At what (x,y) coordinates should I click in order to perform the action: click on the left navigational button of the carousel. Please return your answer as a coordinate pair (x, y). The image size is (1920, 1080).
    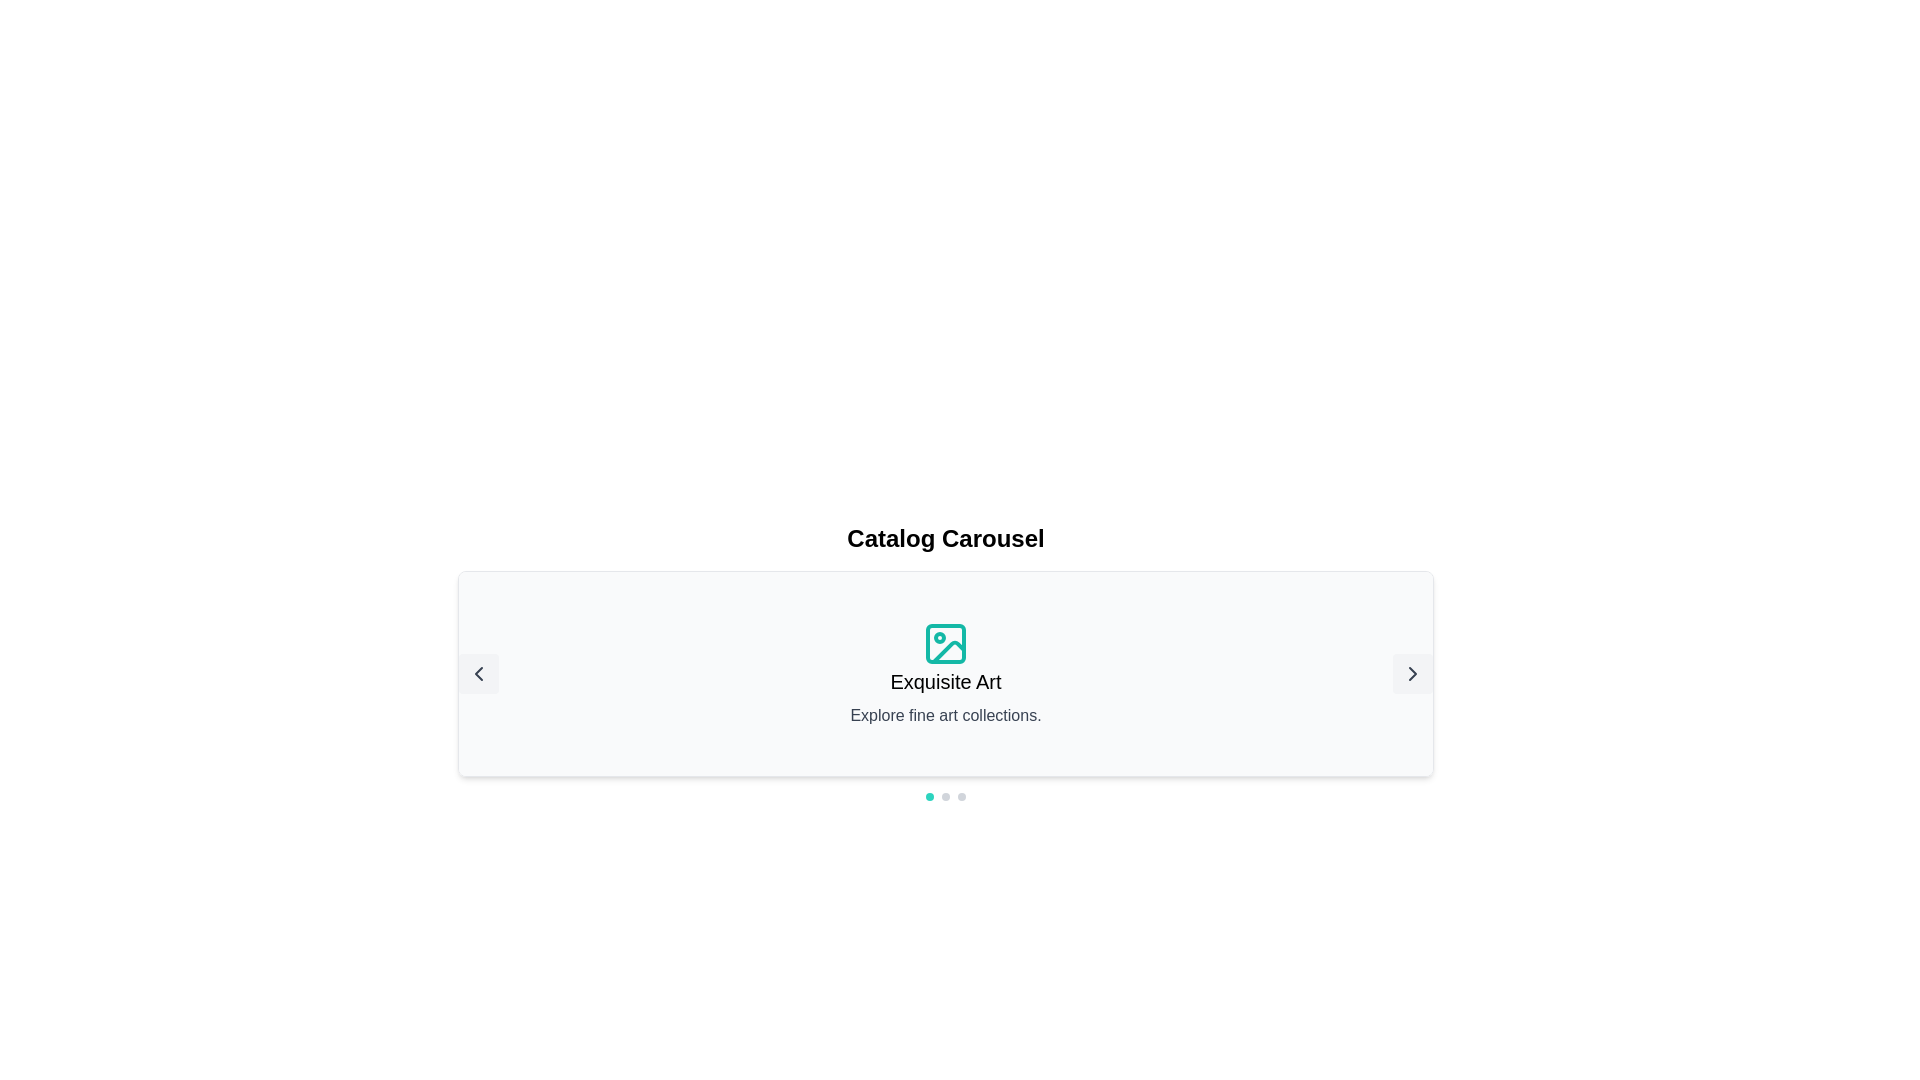
    Looking at the image, I should click on (478, 674).